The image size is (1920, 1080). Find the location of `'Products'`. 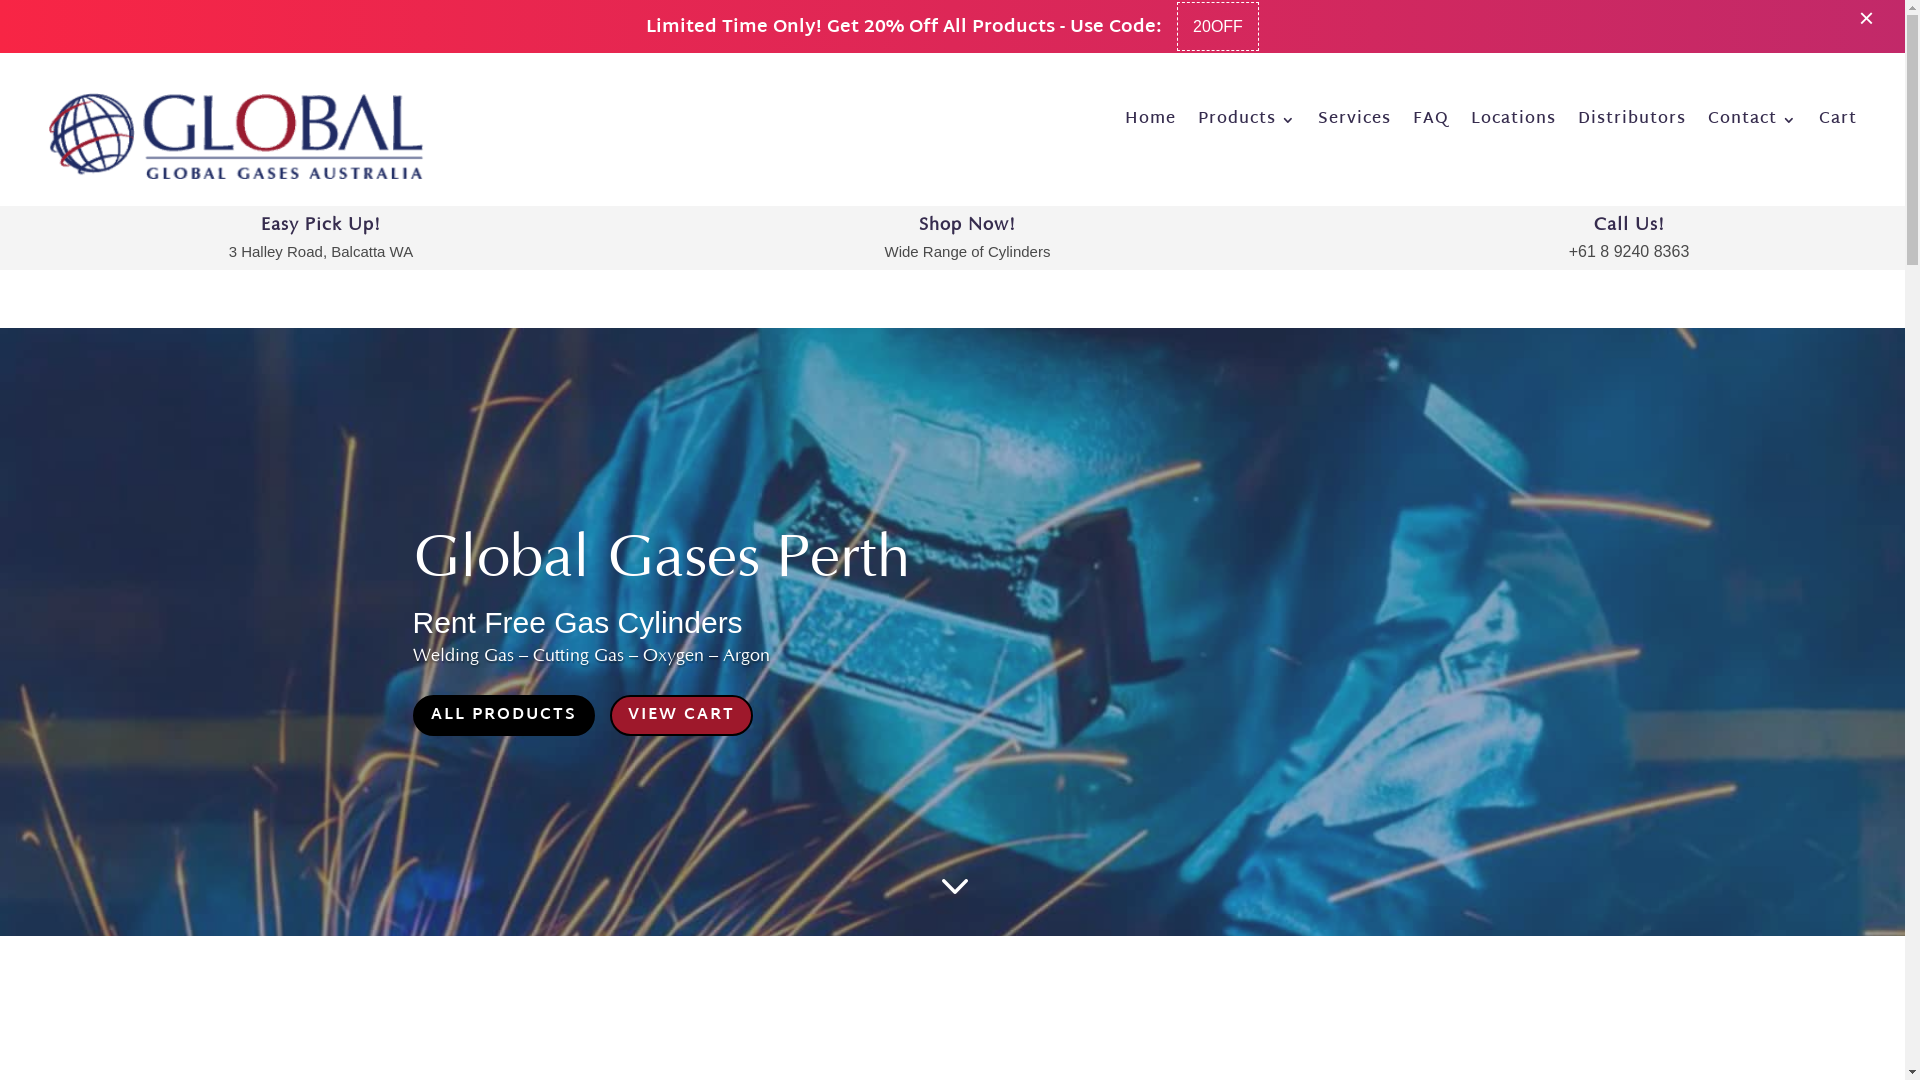

'Products' is located at coordinates (1198, 123).